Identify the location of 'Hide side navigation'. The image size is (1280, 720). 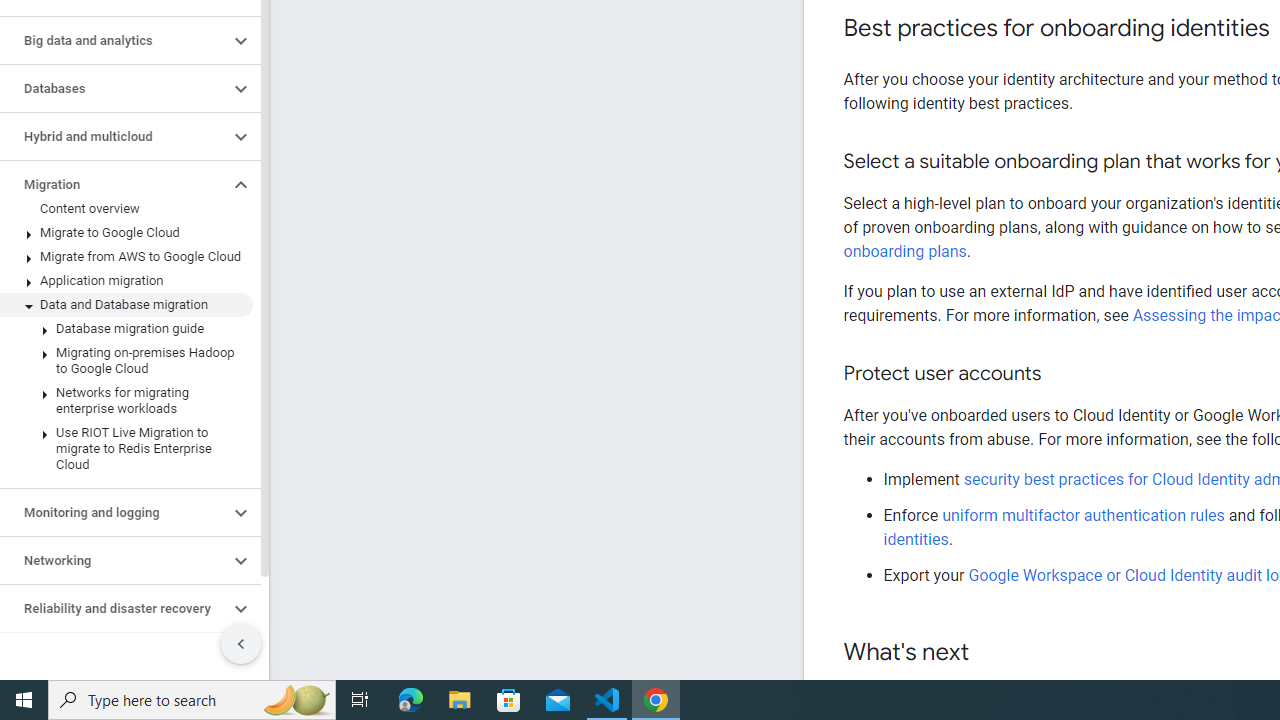
(240, 644).